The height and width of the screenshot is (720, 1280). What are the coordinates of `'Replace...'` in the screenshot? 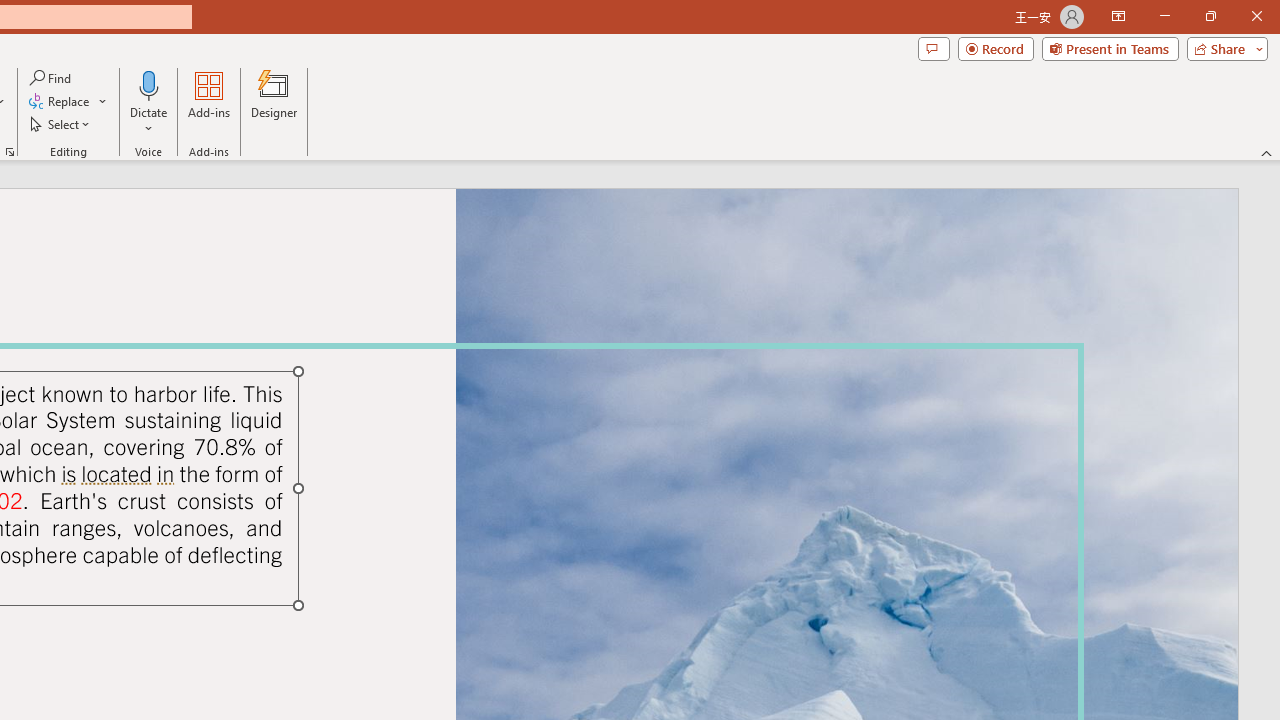 It's located at (69, 101).